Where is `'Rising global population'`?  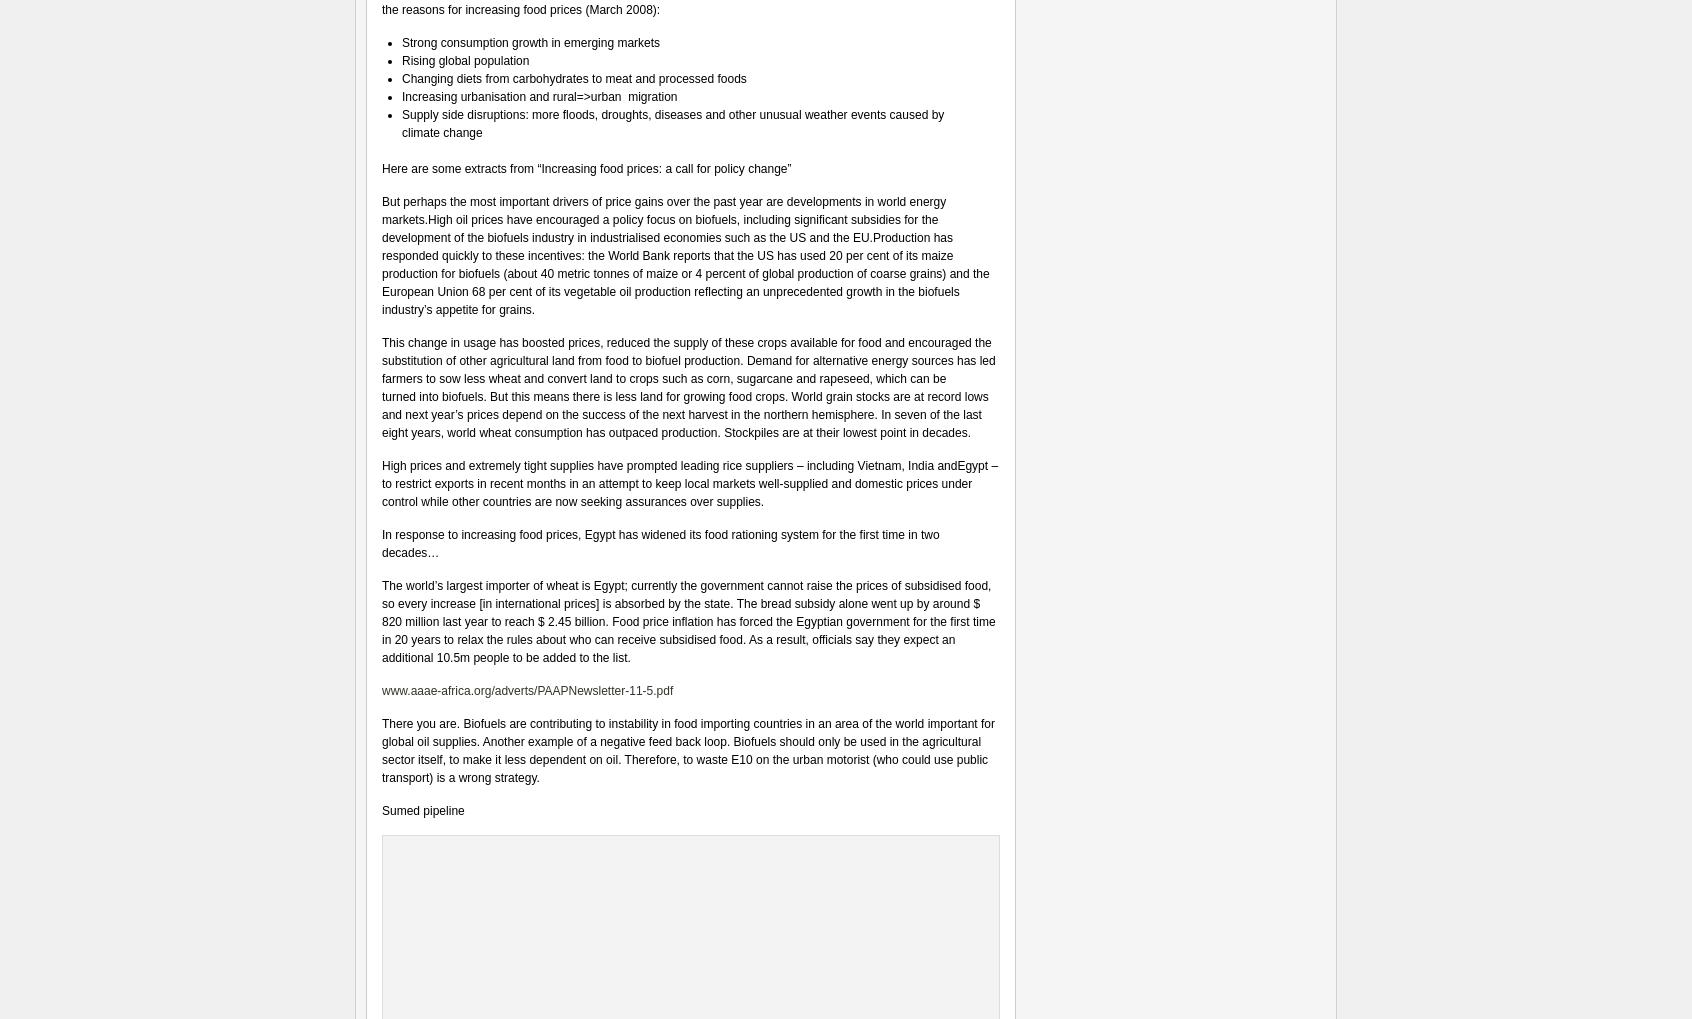 'Rising global population' is located at coordinates (464, 61).